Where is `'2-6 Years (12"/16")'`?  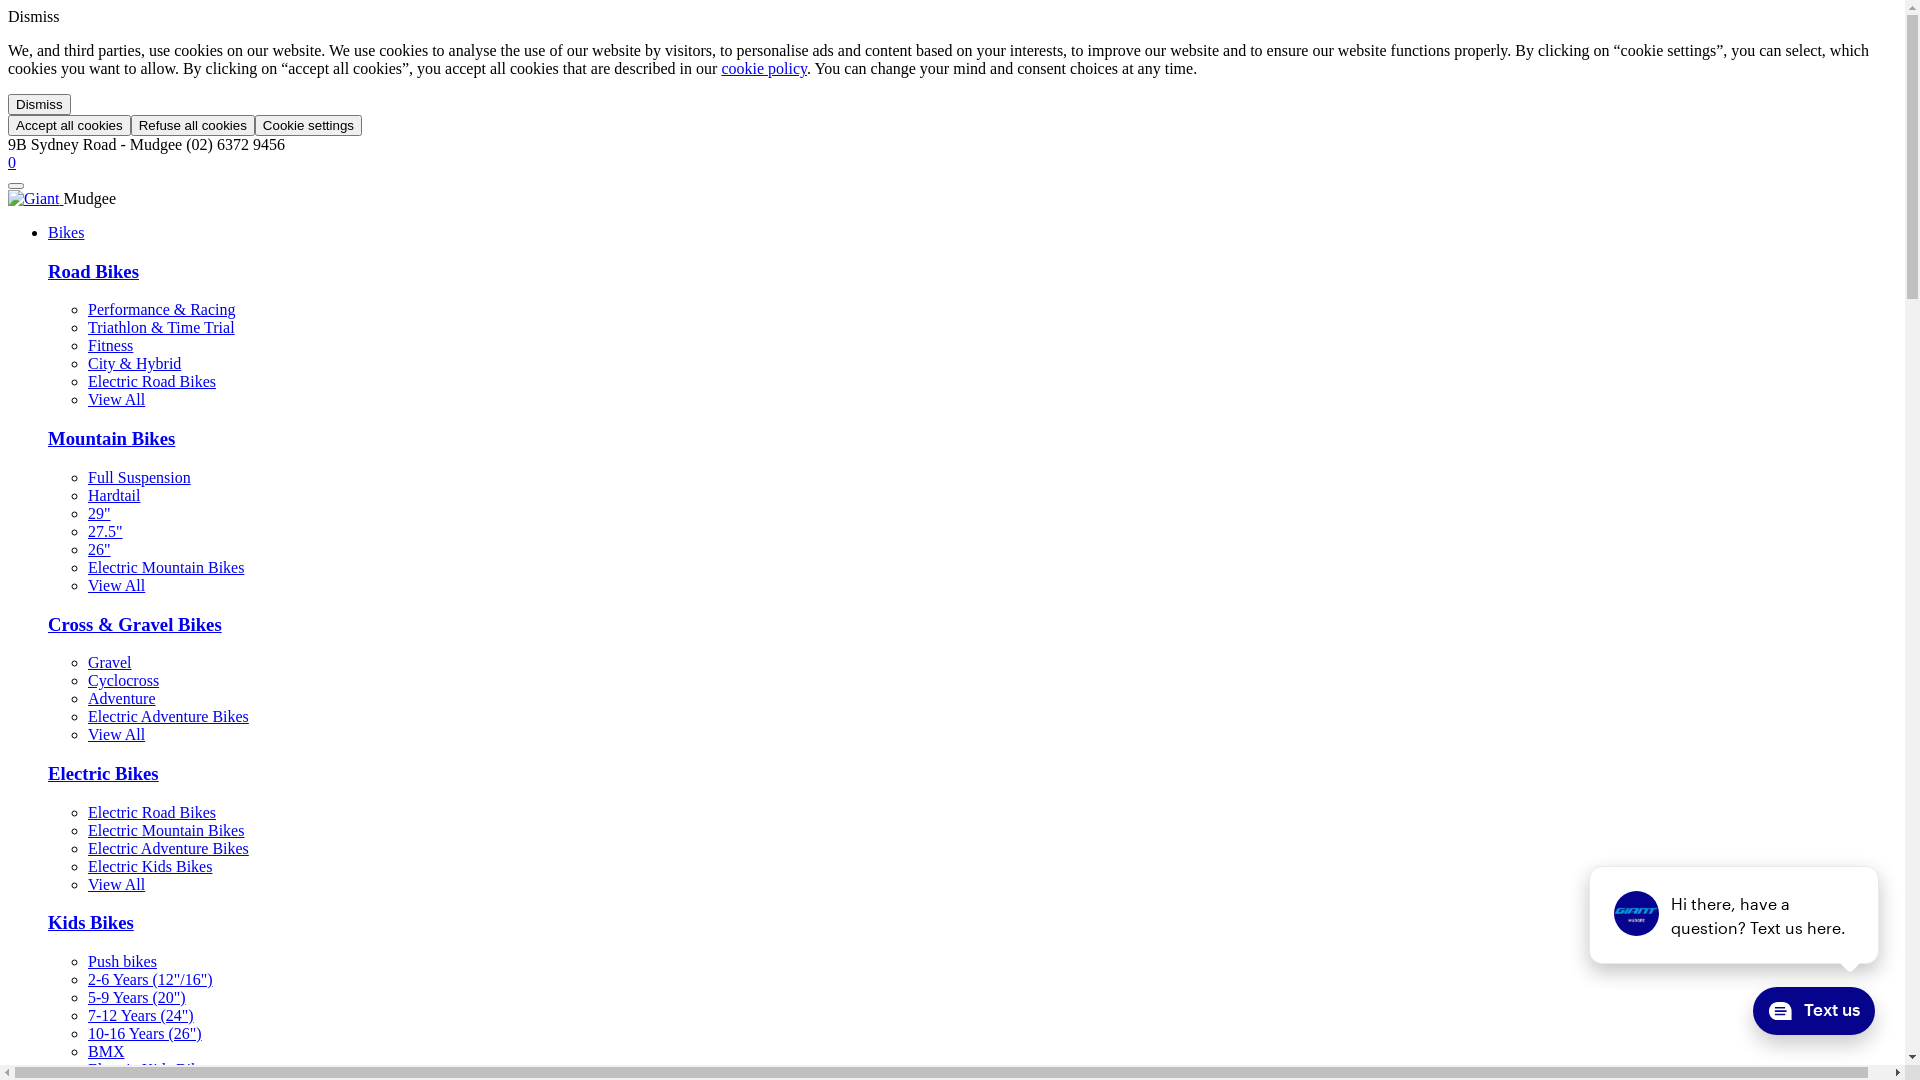
'2-6 Years (12"/16")' is located at coordinates (149, 978).